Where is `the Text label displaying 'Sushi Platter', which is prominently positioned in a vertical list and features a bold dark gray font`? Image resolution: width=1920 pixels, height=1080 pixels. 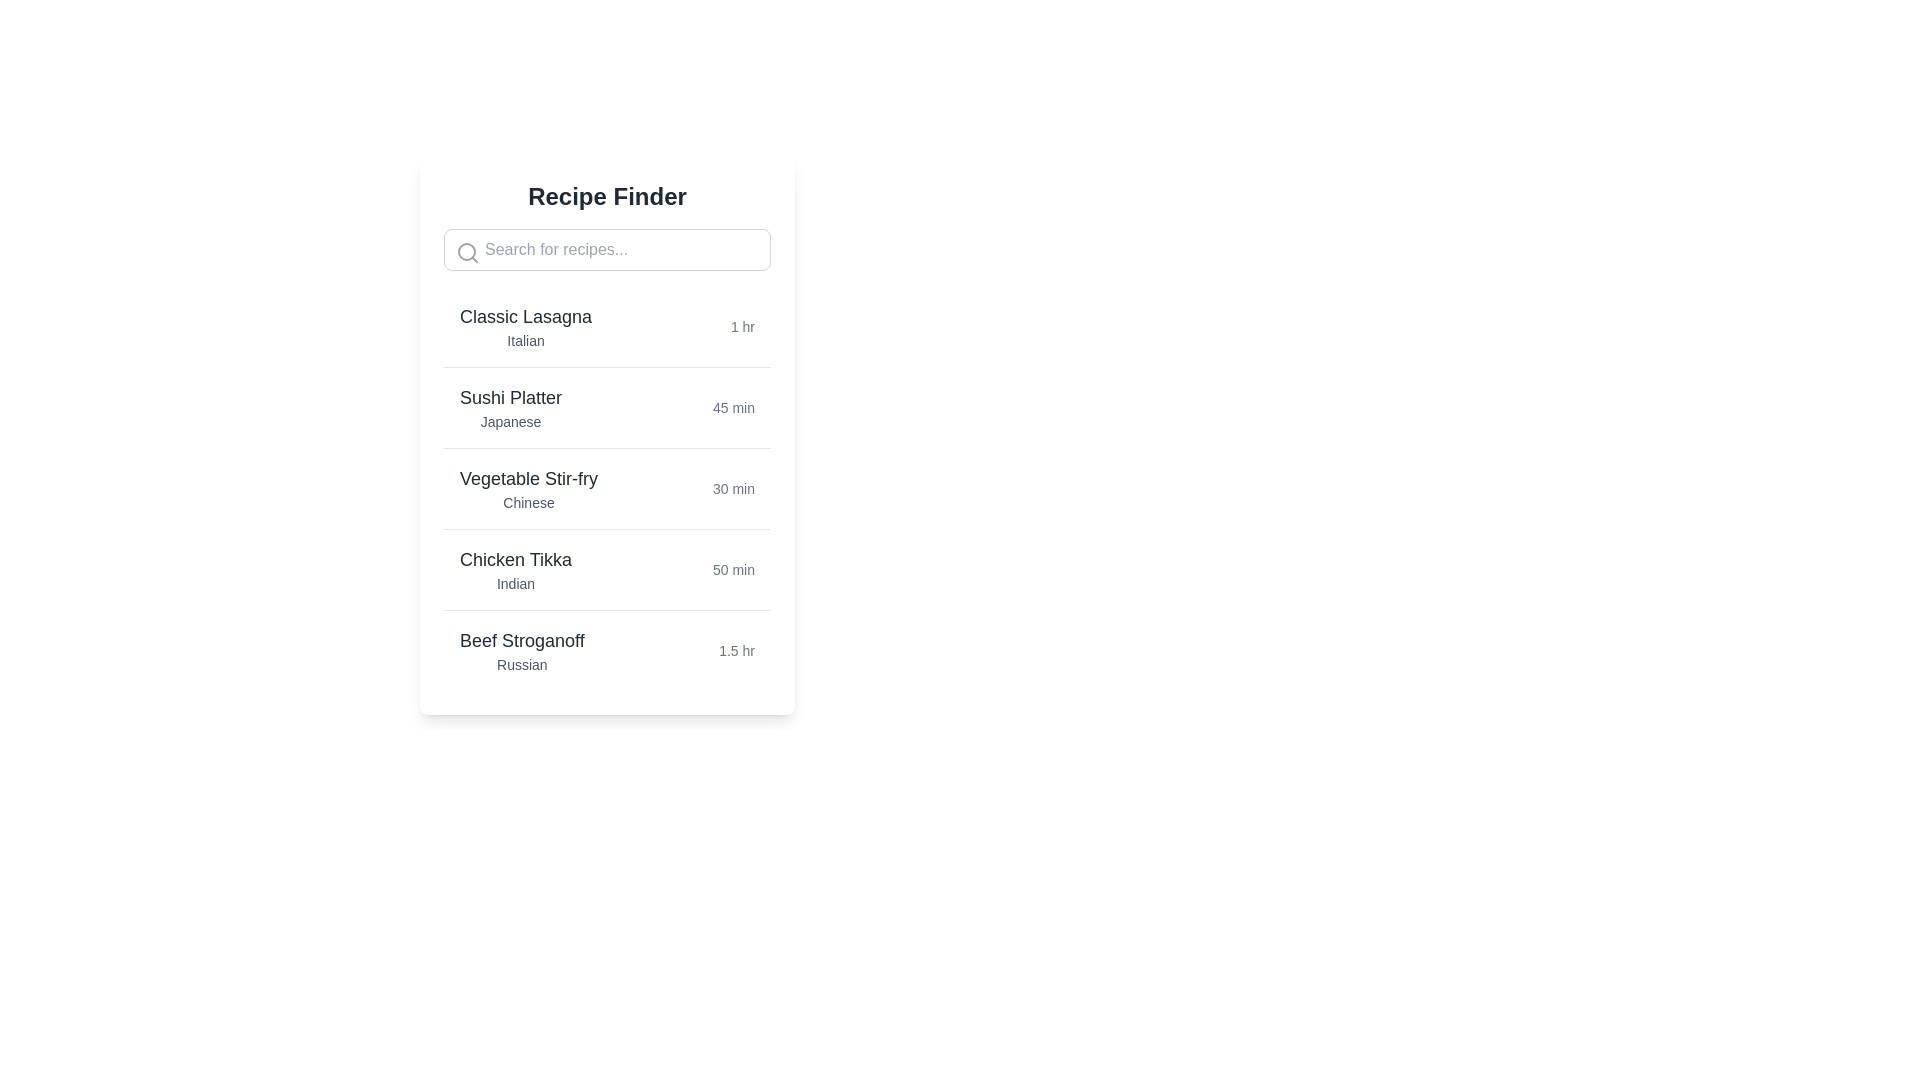 the Text label displaying 'Sushi Platter', which is prominently positioned in a vertical list and features a bold dark gray font is located at coordinates (511, 397).